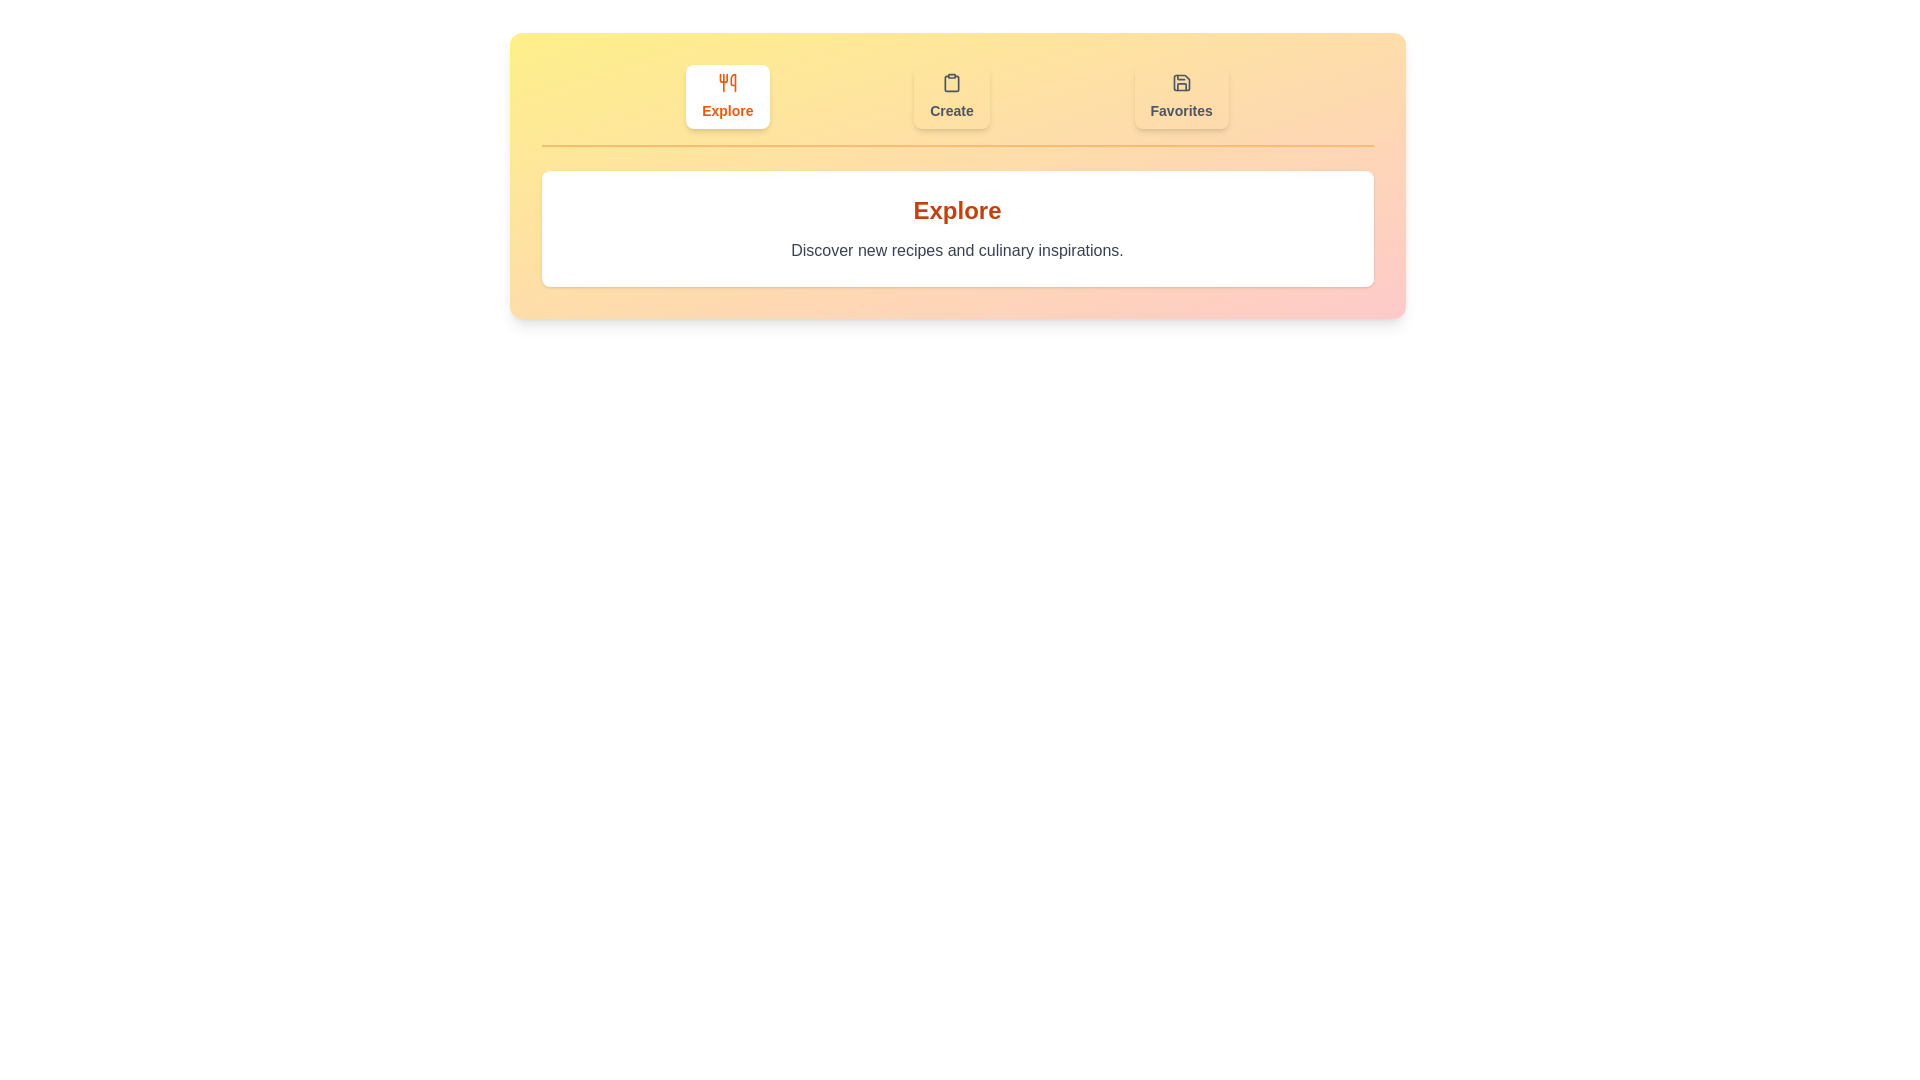 The image size is (1920, 1080). I want to click on the tab icon corresponding to Create, so click(950, 96).